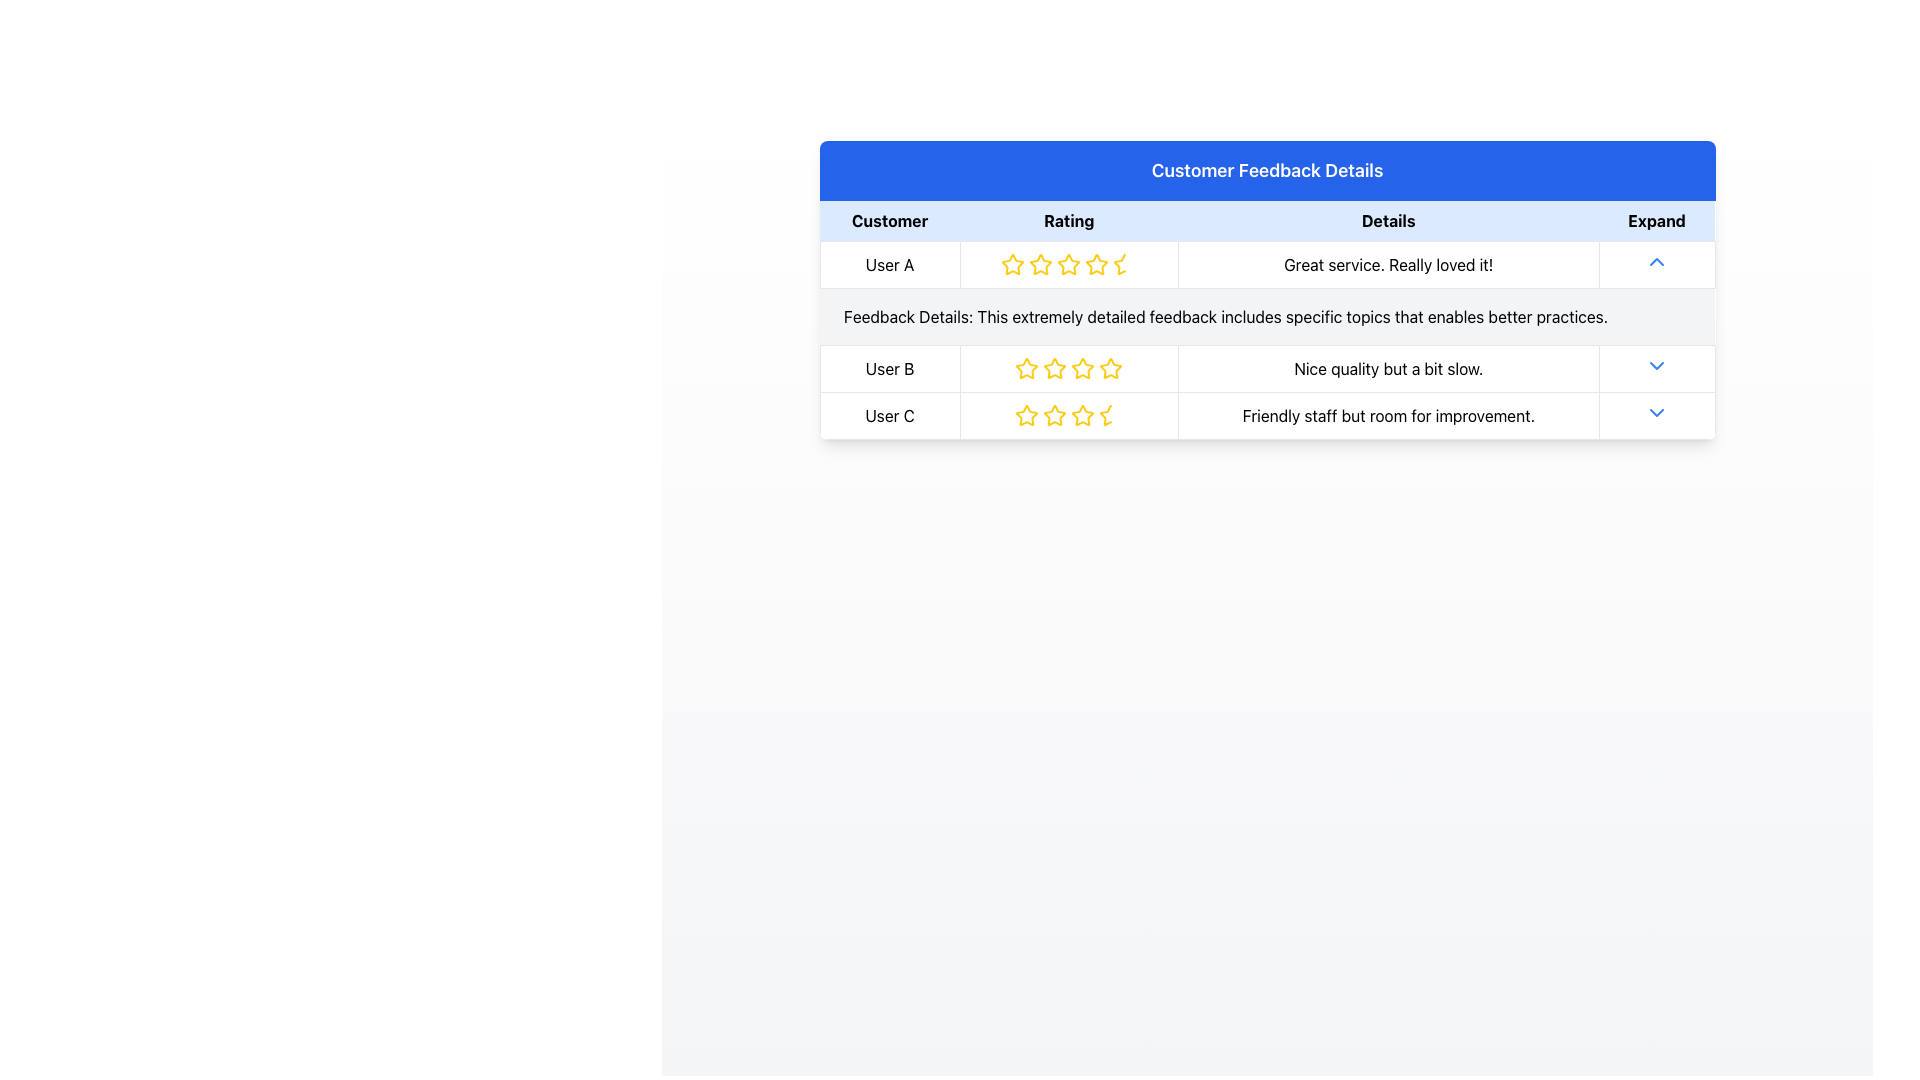 The image size is (1920, 1080). I want to click on the 'Details' header label in the table to sort or interact with the corresponding column, so click(1387, 221).